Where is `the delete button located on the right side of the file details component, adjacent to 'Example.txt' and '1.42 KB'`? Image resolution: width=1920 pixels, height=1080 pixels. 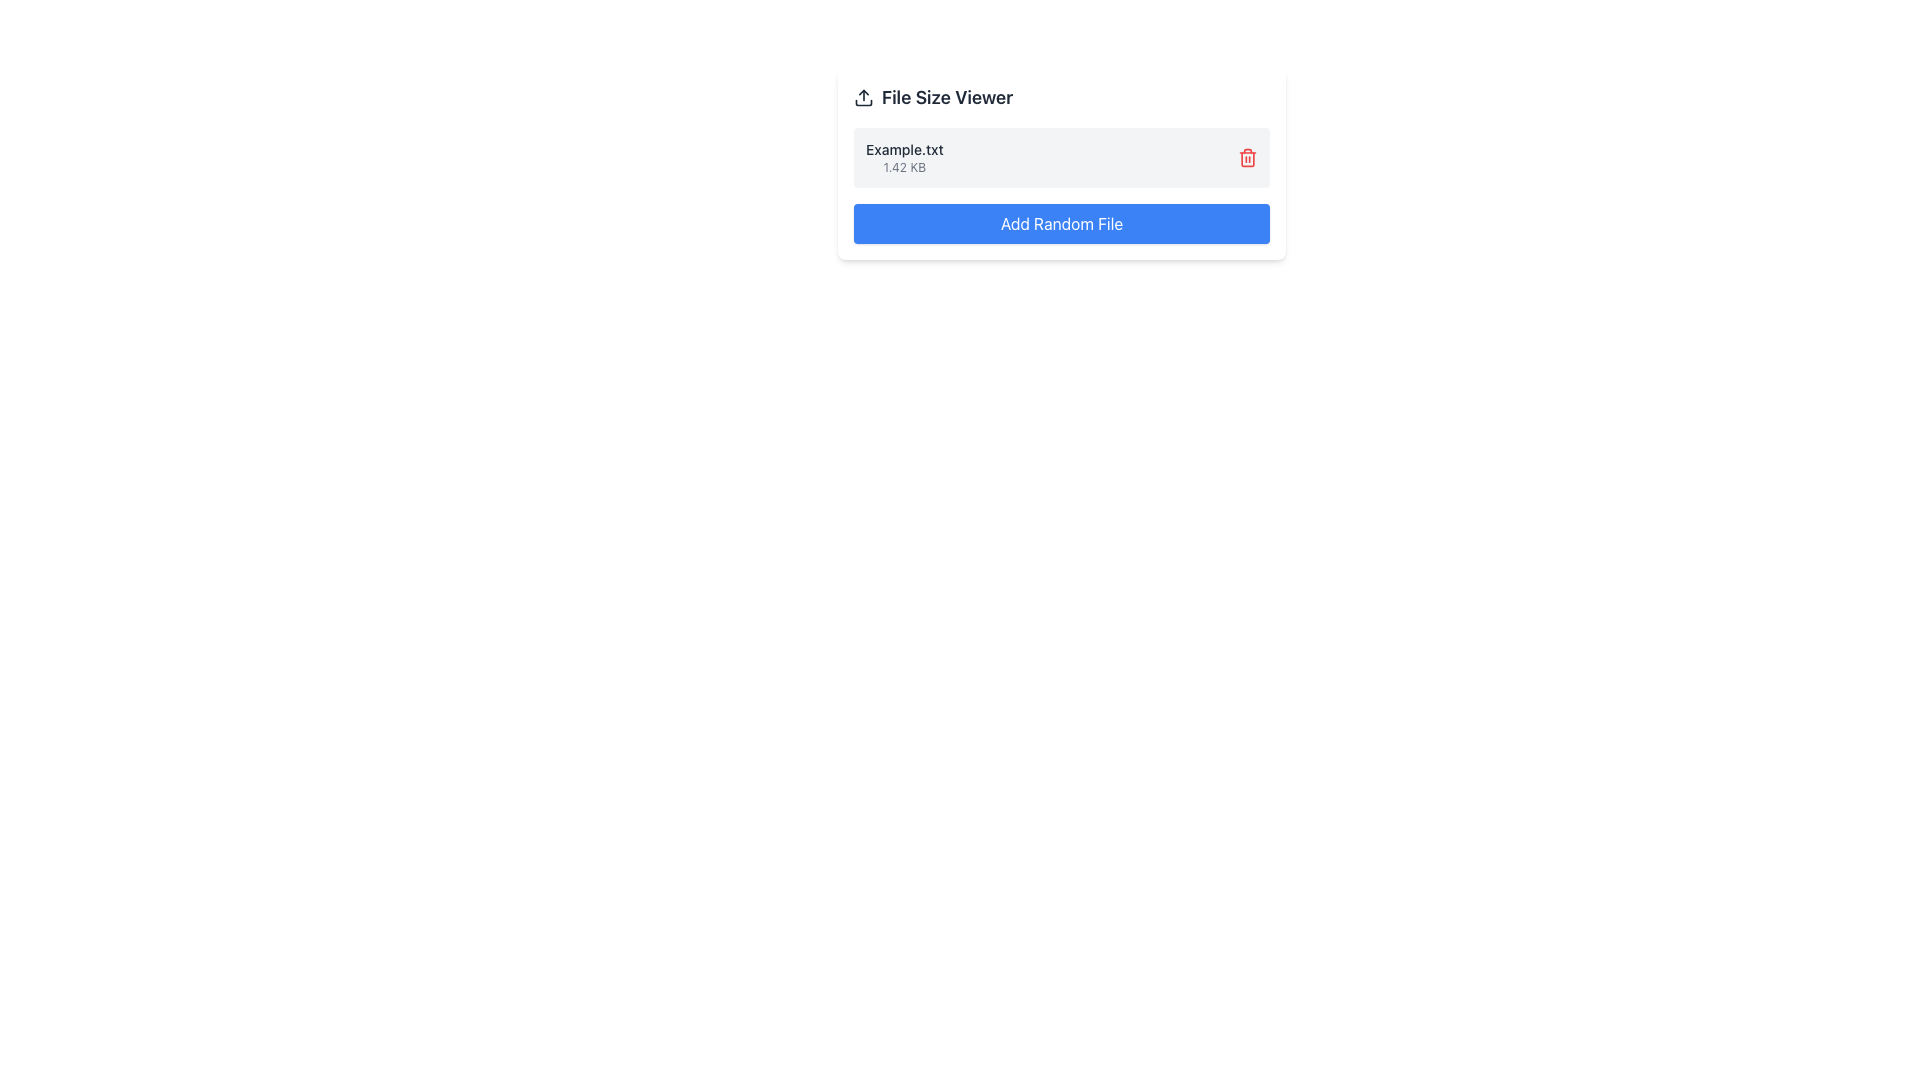
the delete button located on the right side of the file details component, adjacent to 'Example.txt' and '1.42 KB' is located at coordinates (1247, 157).